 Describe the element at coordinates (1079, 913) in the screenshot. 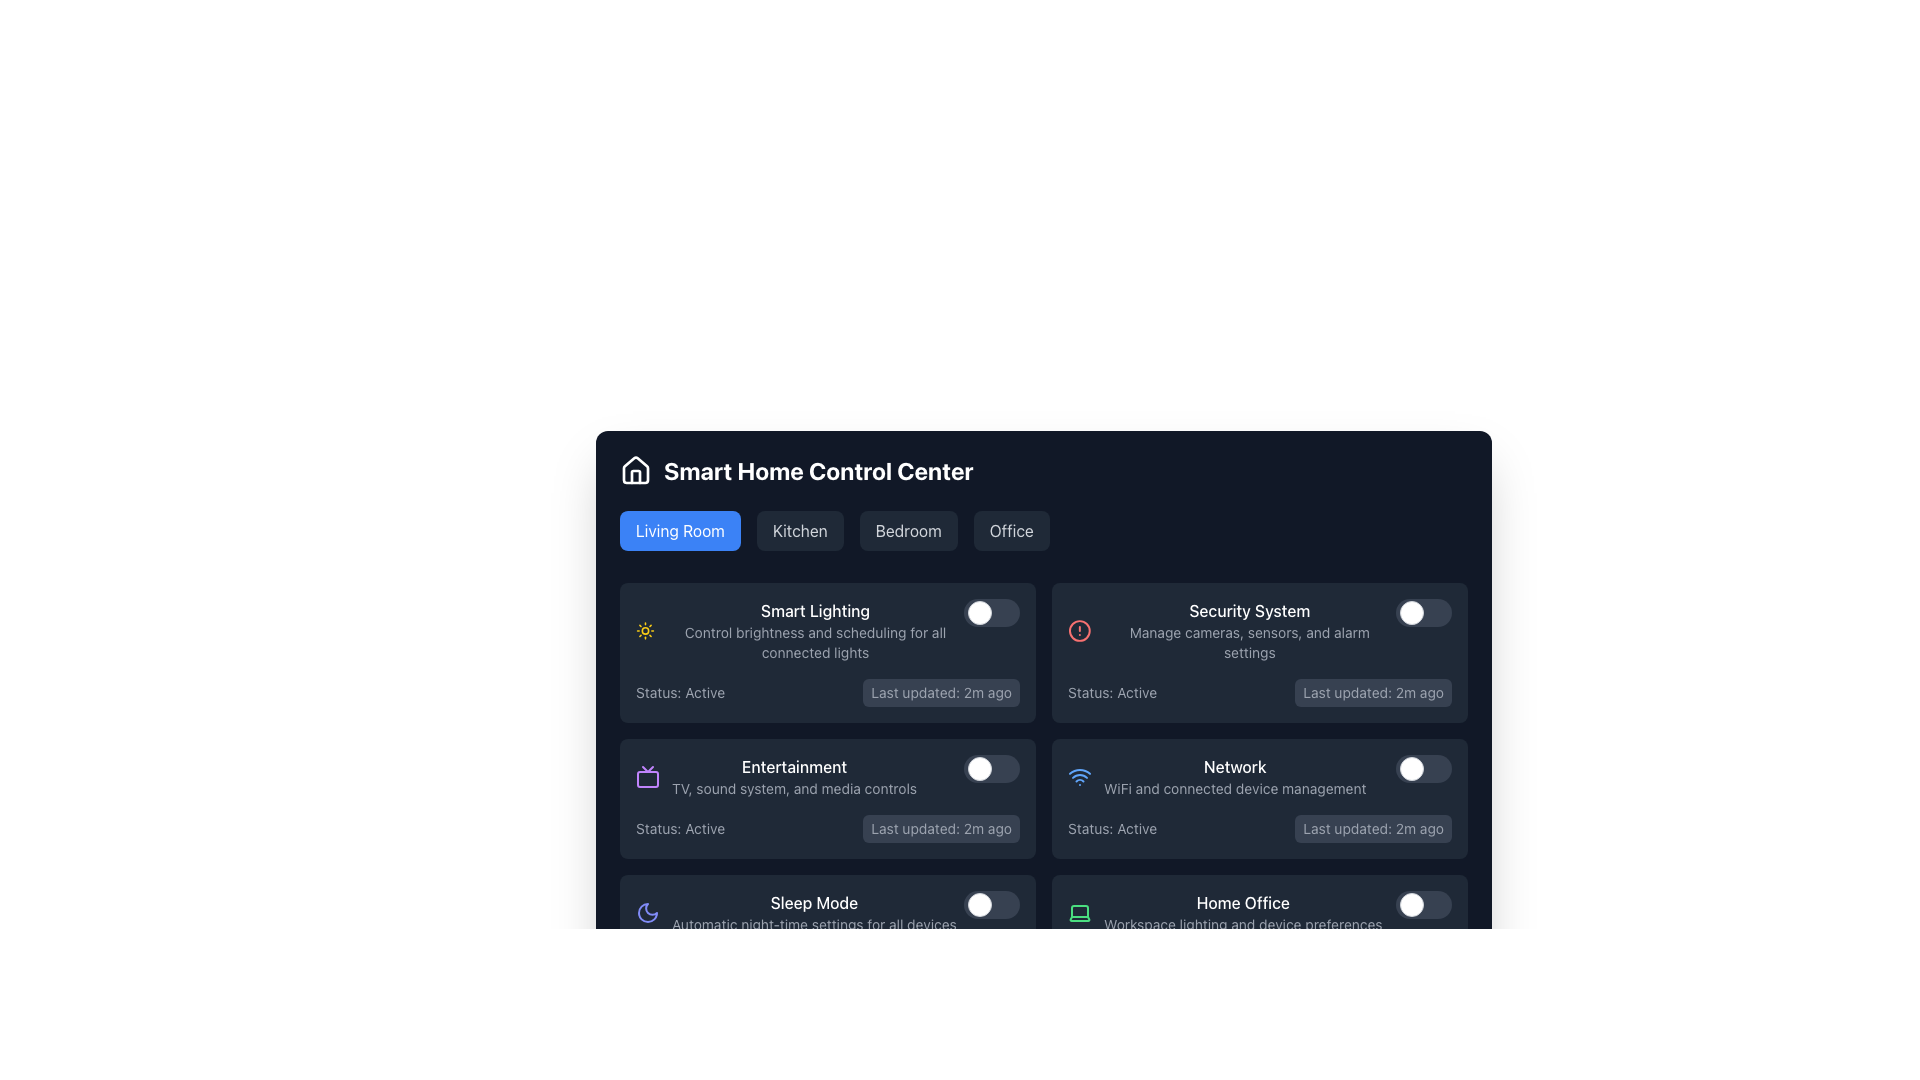

I see `the visual representation of the 'Home Office' icon located at the top-left of the card-like area in the smart home control interface` at that location.